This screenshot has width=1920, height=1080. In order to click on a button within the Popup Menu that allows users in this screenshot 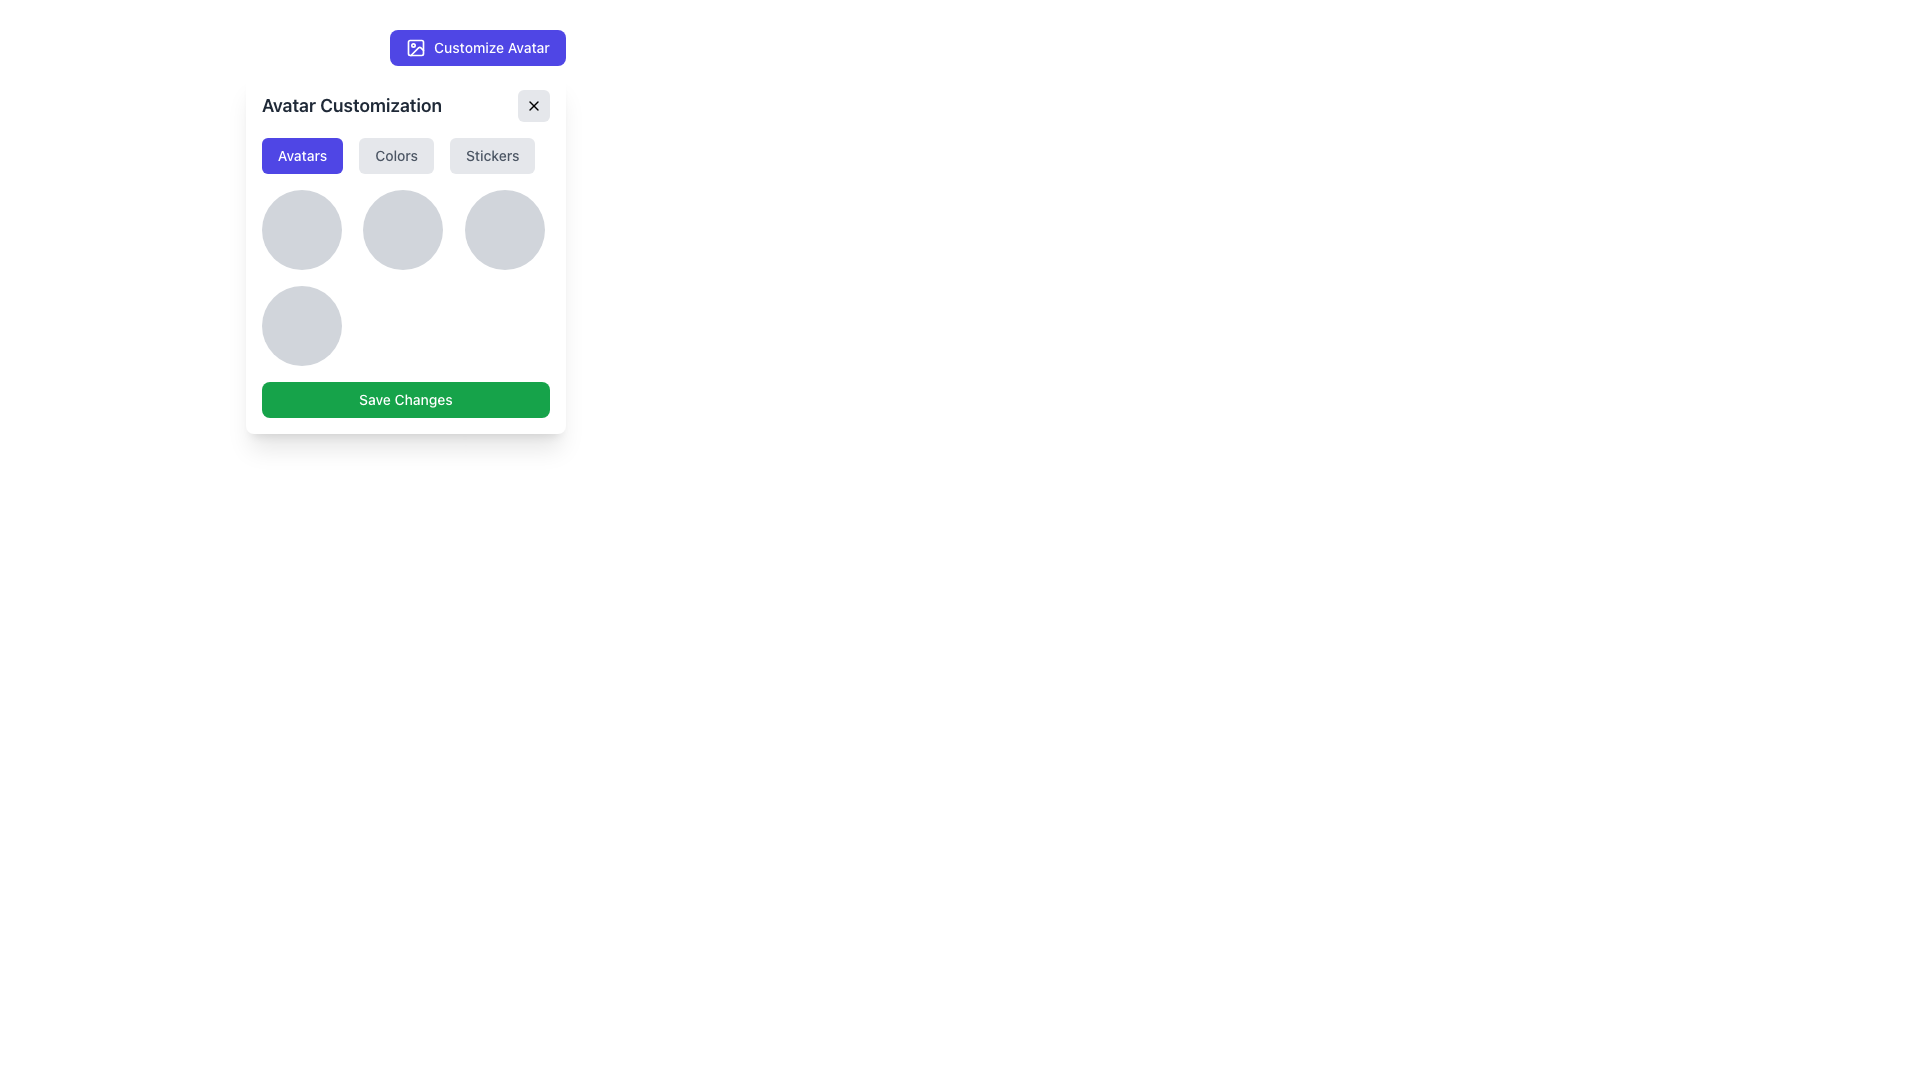, I will do `click(404, 253)`.